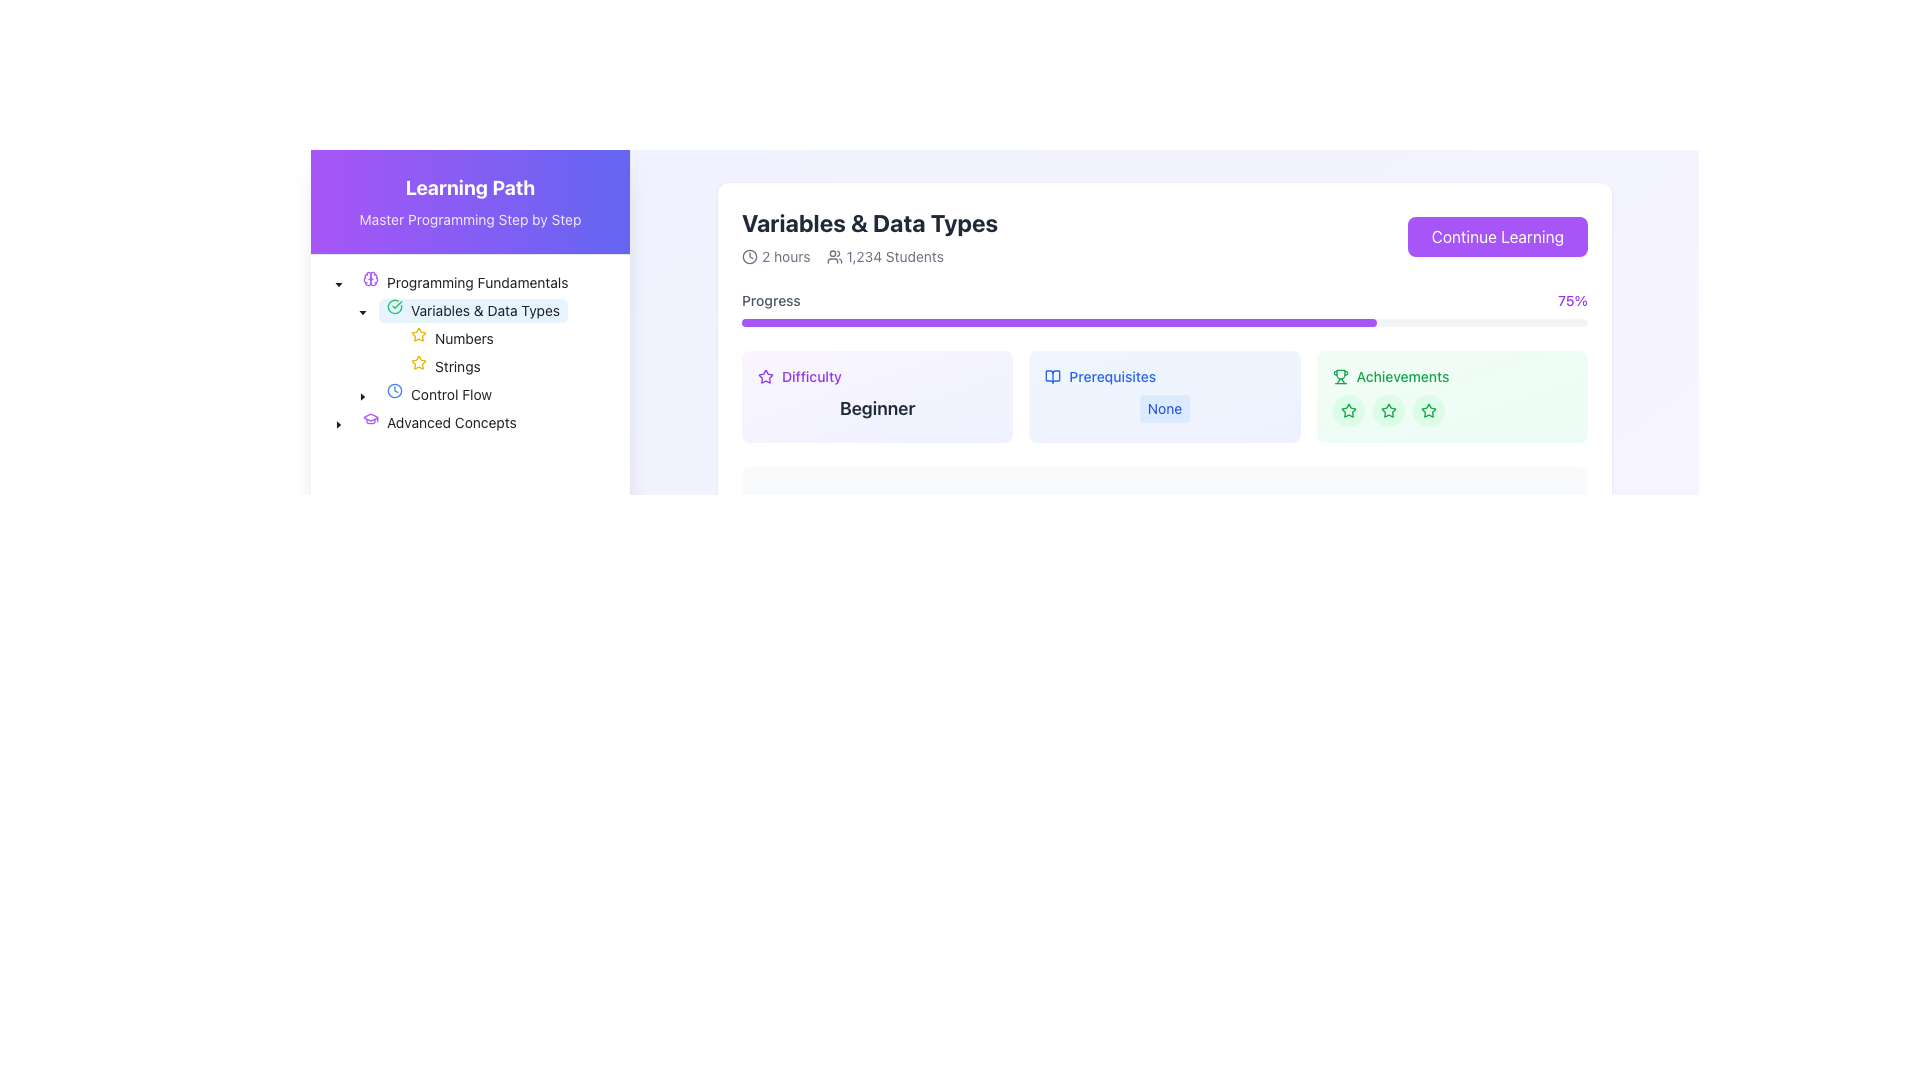 The height and width of the screenshot is (1080, 1920). Describe the element at coordinates (398, 311) in the screenshot. I see `the circular icon with a green border and a checkmark located to the left of 'Variables & Data Types' in the navigation list` at that location.